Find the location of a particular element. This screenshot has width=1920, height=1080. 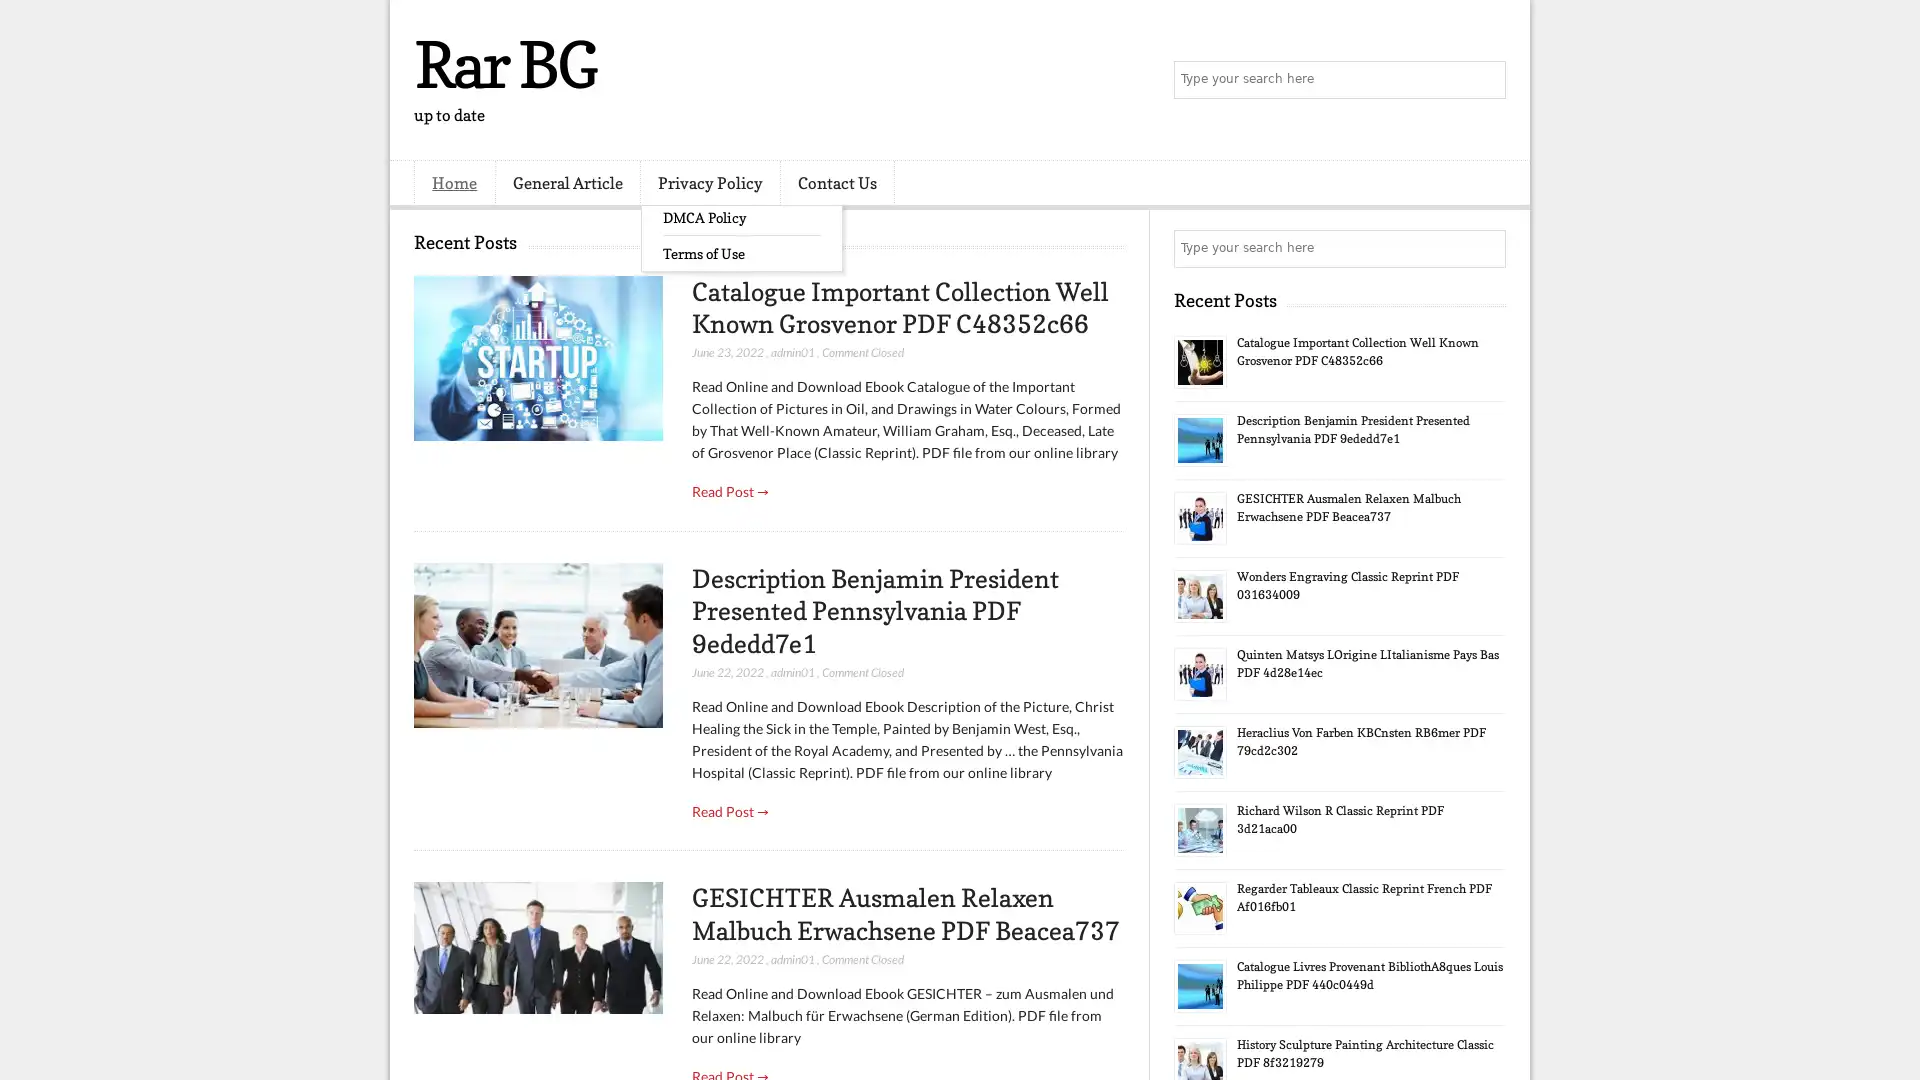

Search is located at coordinates (1485, 80).